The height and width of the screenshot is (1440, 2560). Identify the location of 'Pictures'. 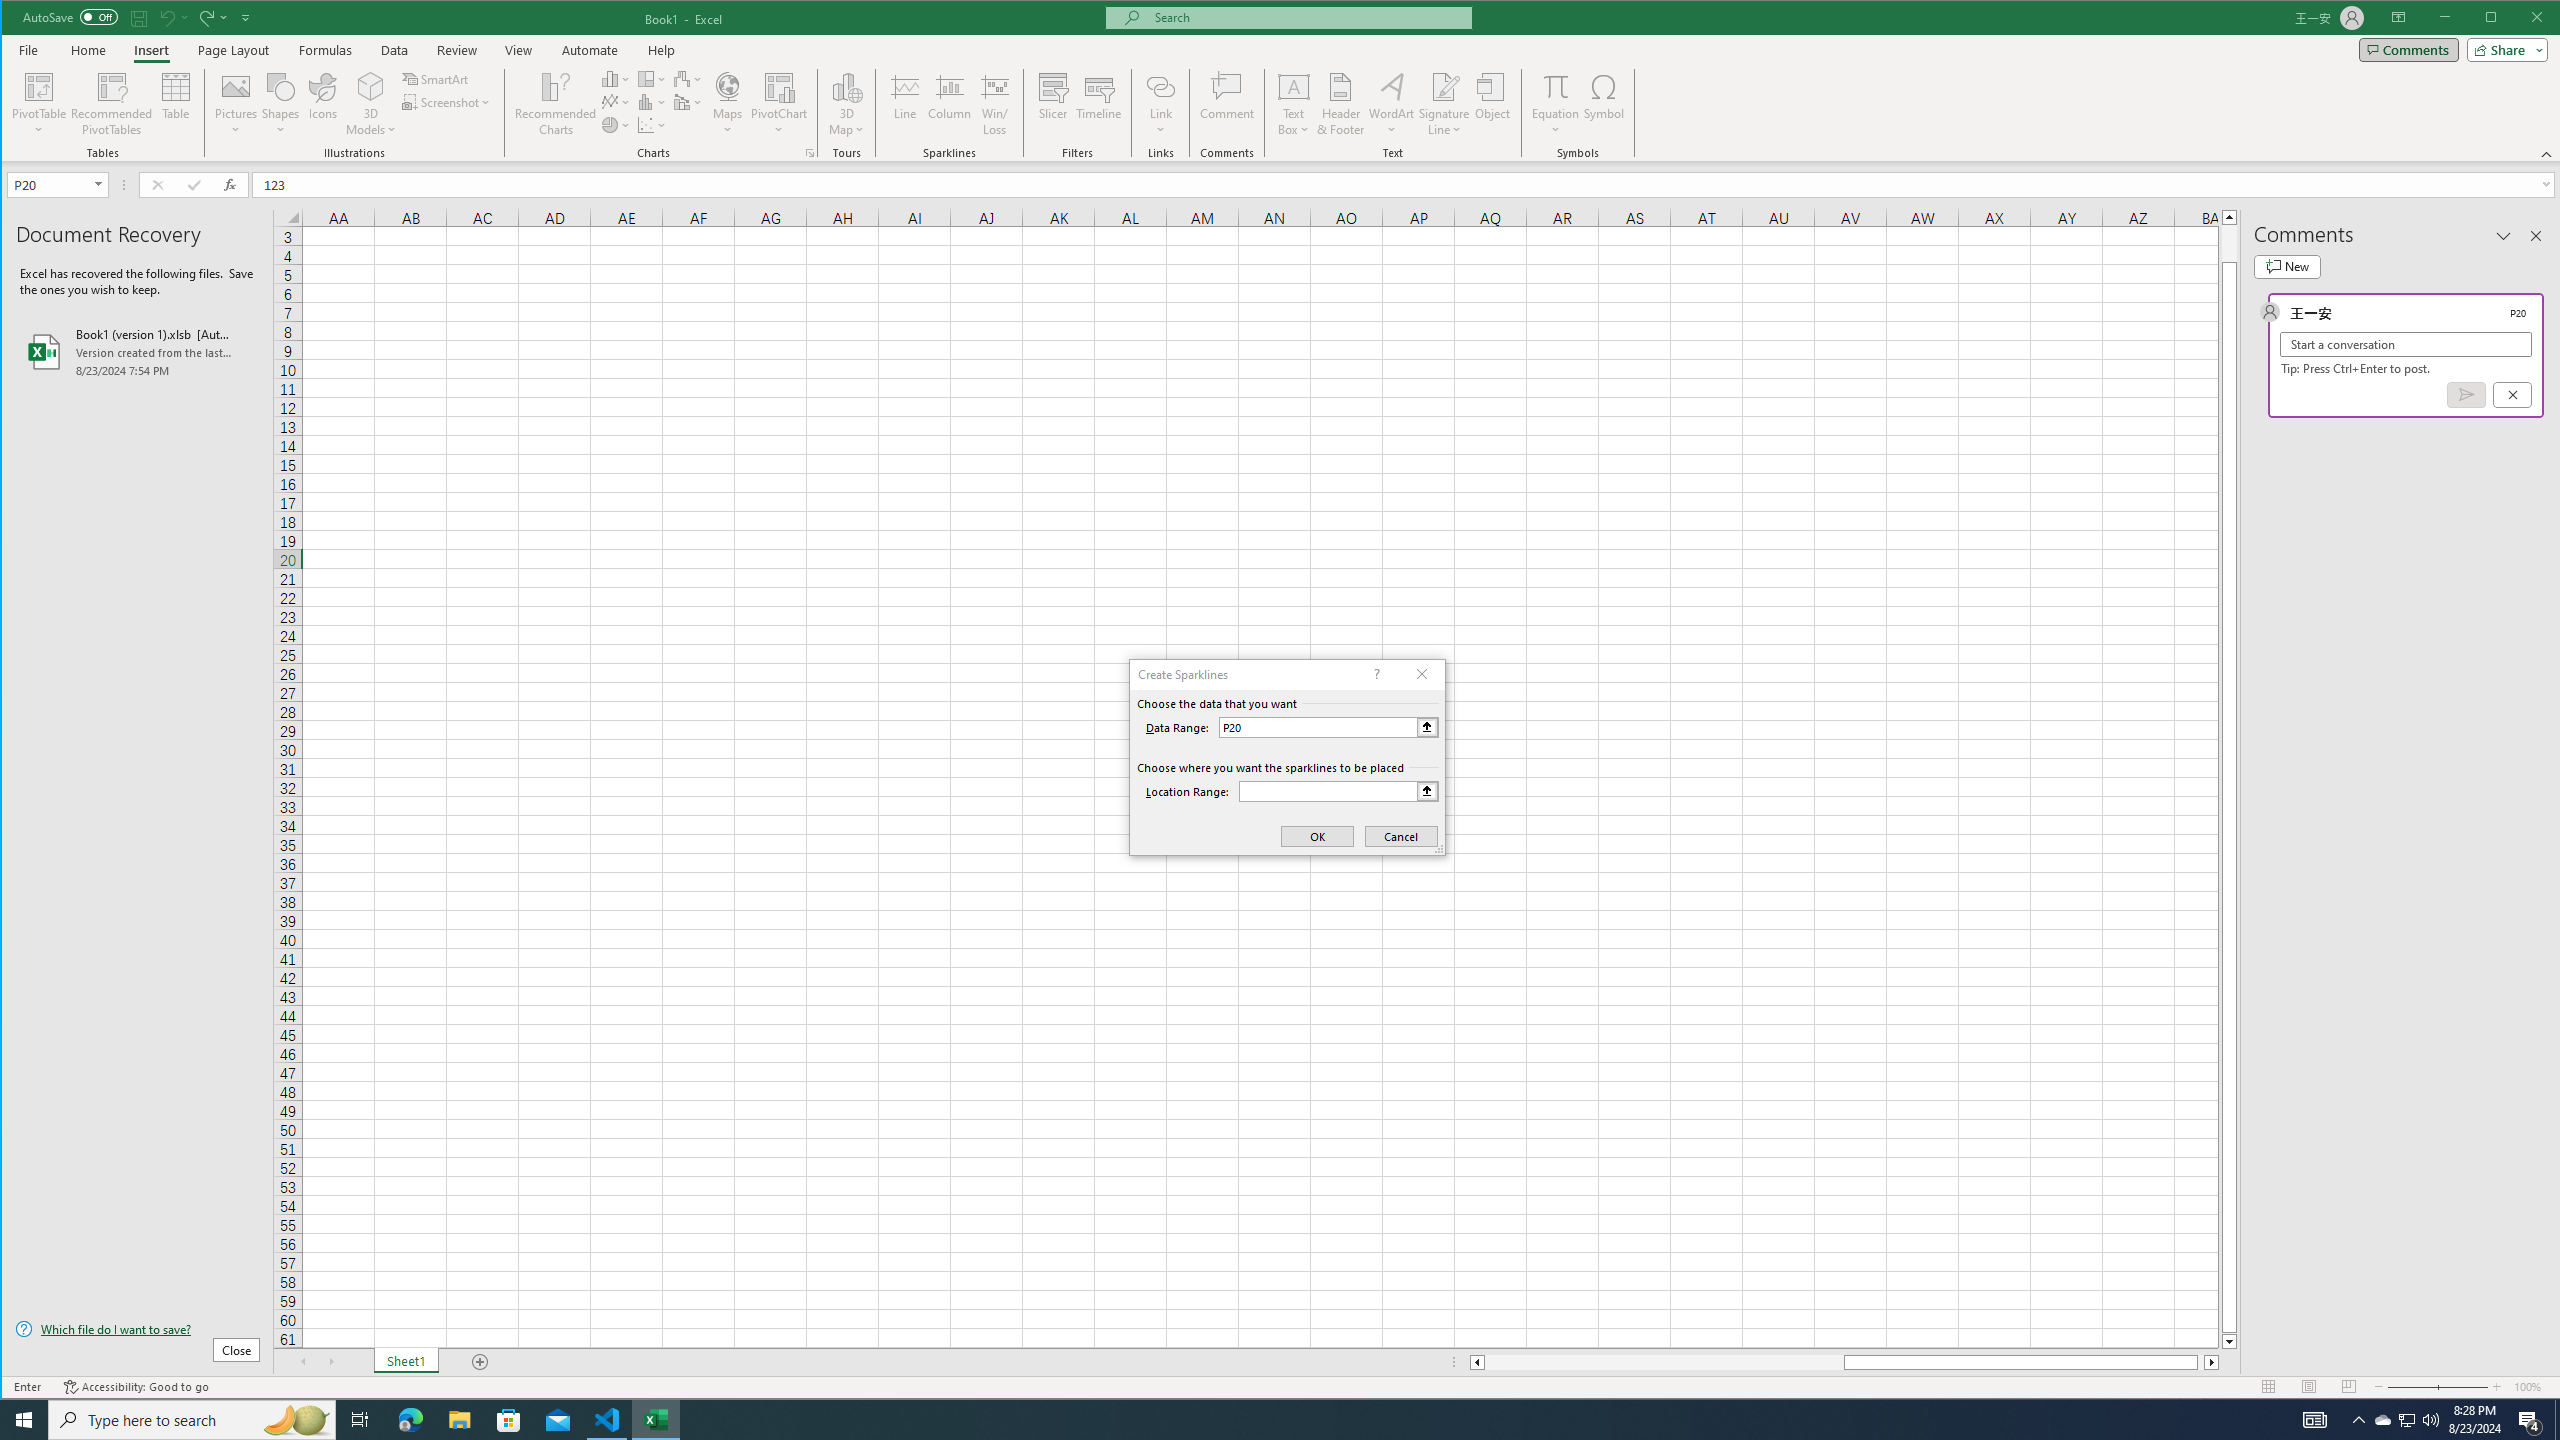
(236, 103).